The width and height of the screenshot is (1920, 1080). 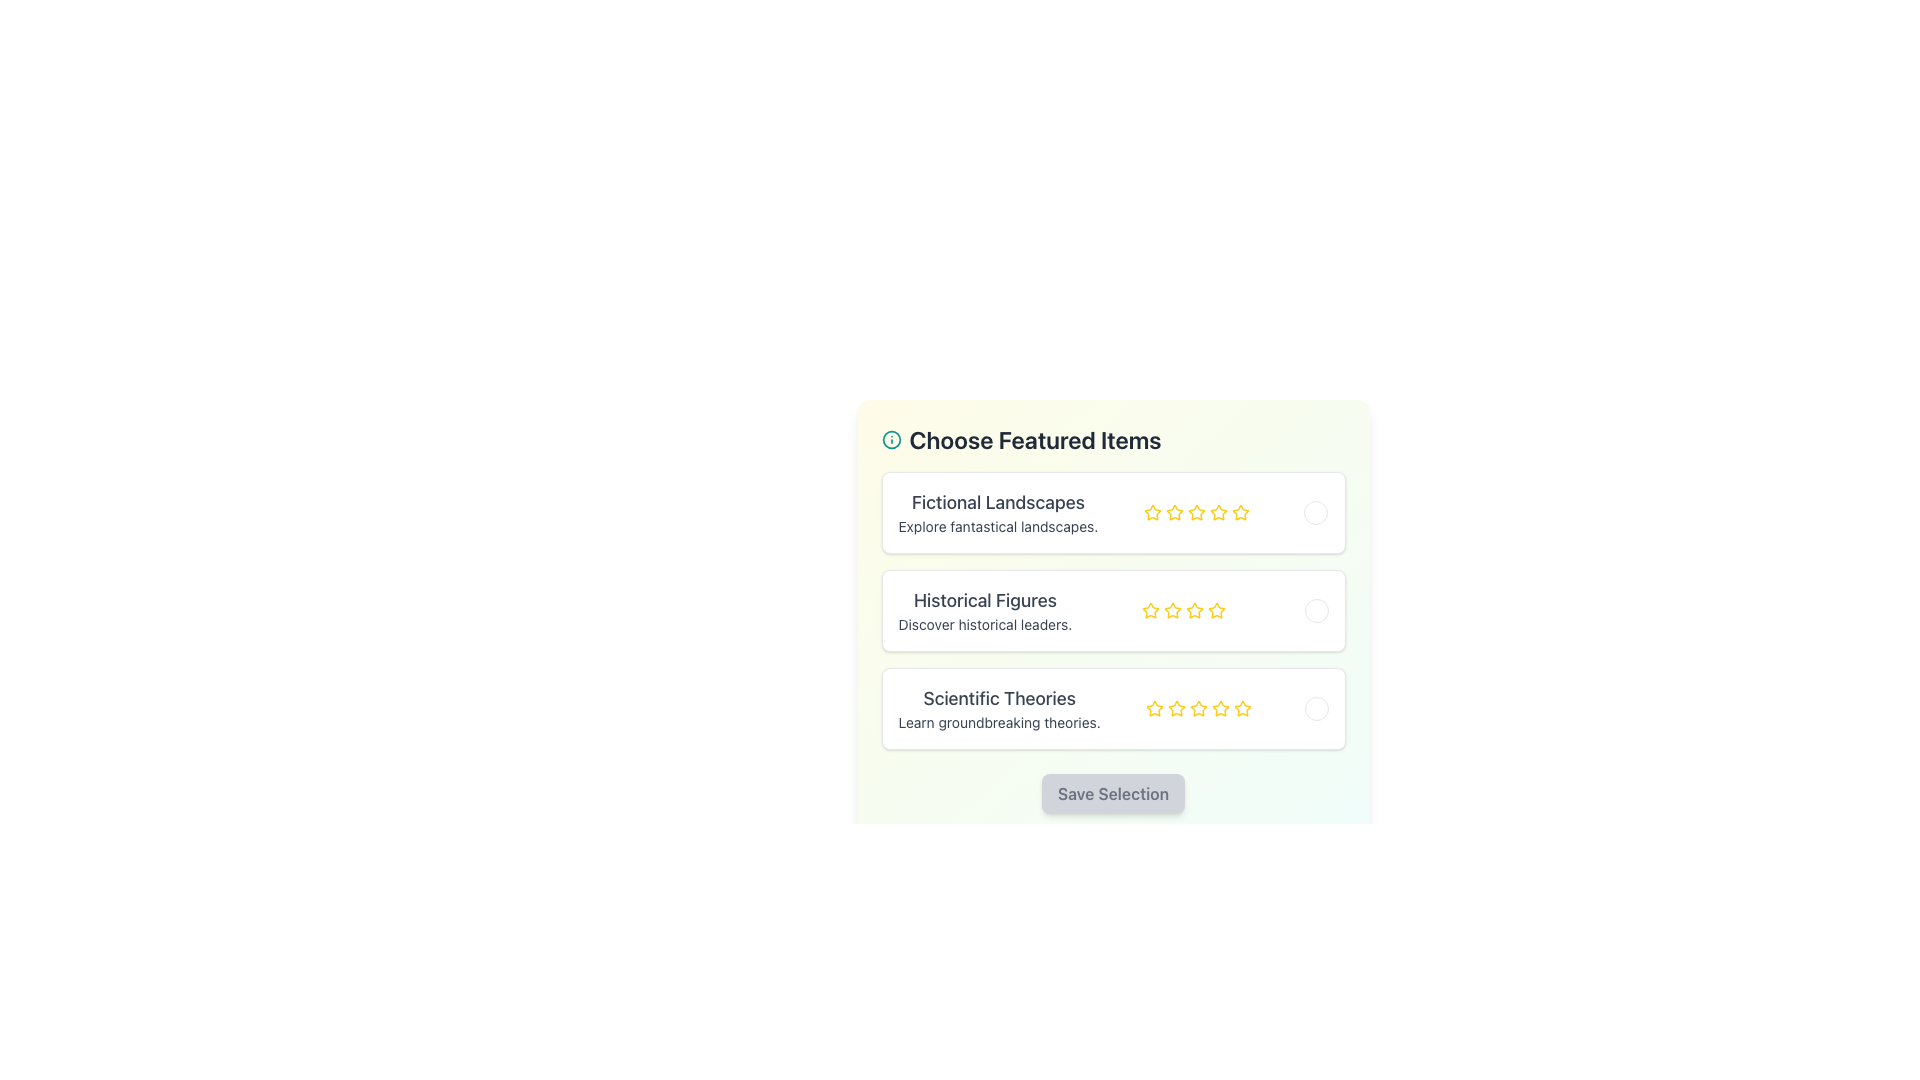 What do you see at coordinates (1112, 793) in the screenshot?
I see `the save button located at the bottom of the interface, below the selection panels labeled 'Fictional Landscapes', 'Historical Figures', and 'Scientific Theories'` at bounding box center [1112, 793].